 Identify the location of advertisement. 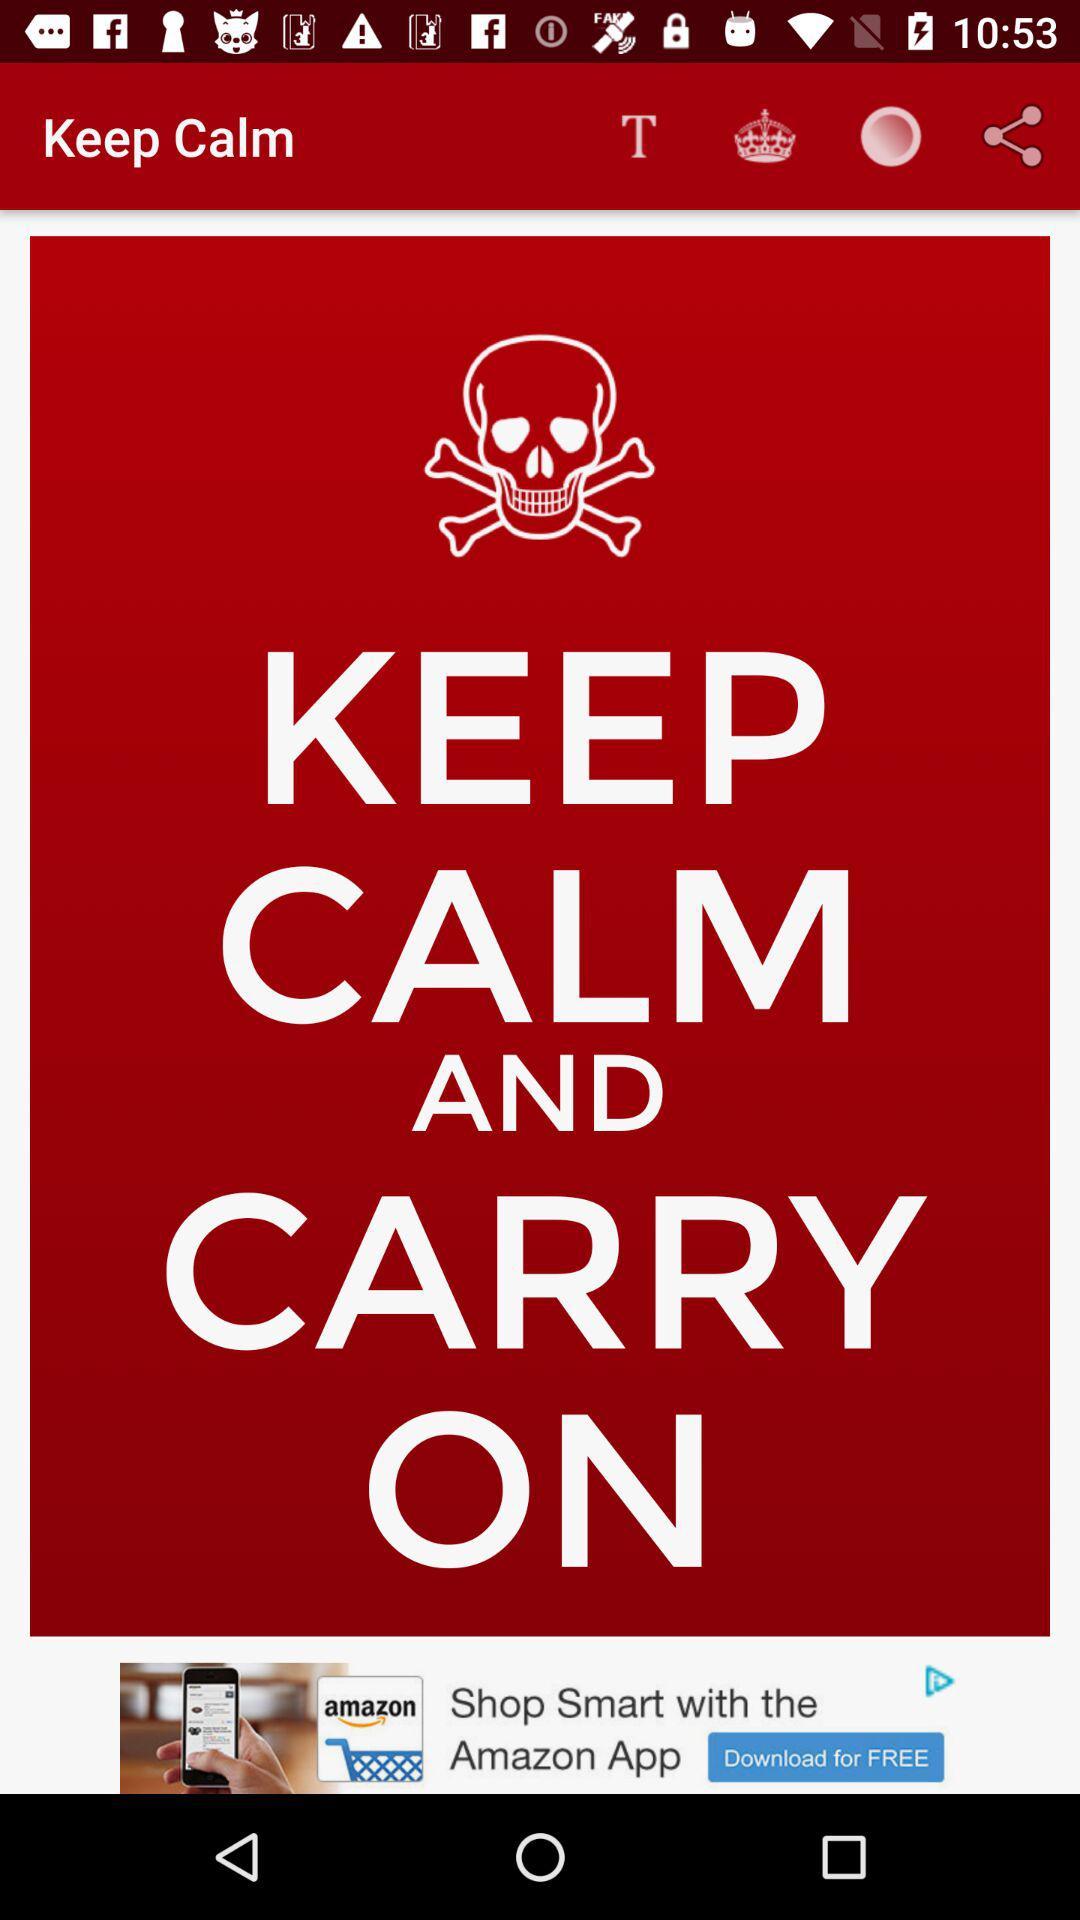
(540, 1727).